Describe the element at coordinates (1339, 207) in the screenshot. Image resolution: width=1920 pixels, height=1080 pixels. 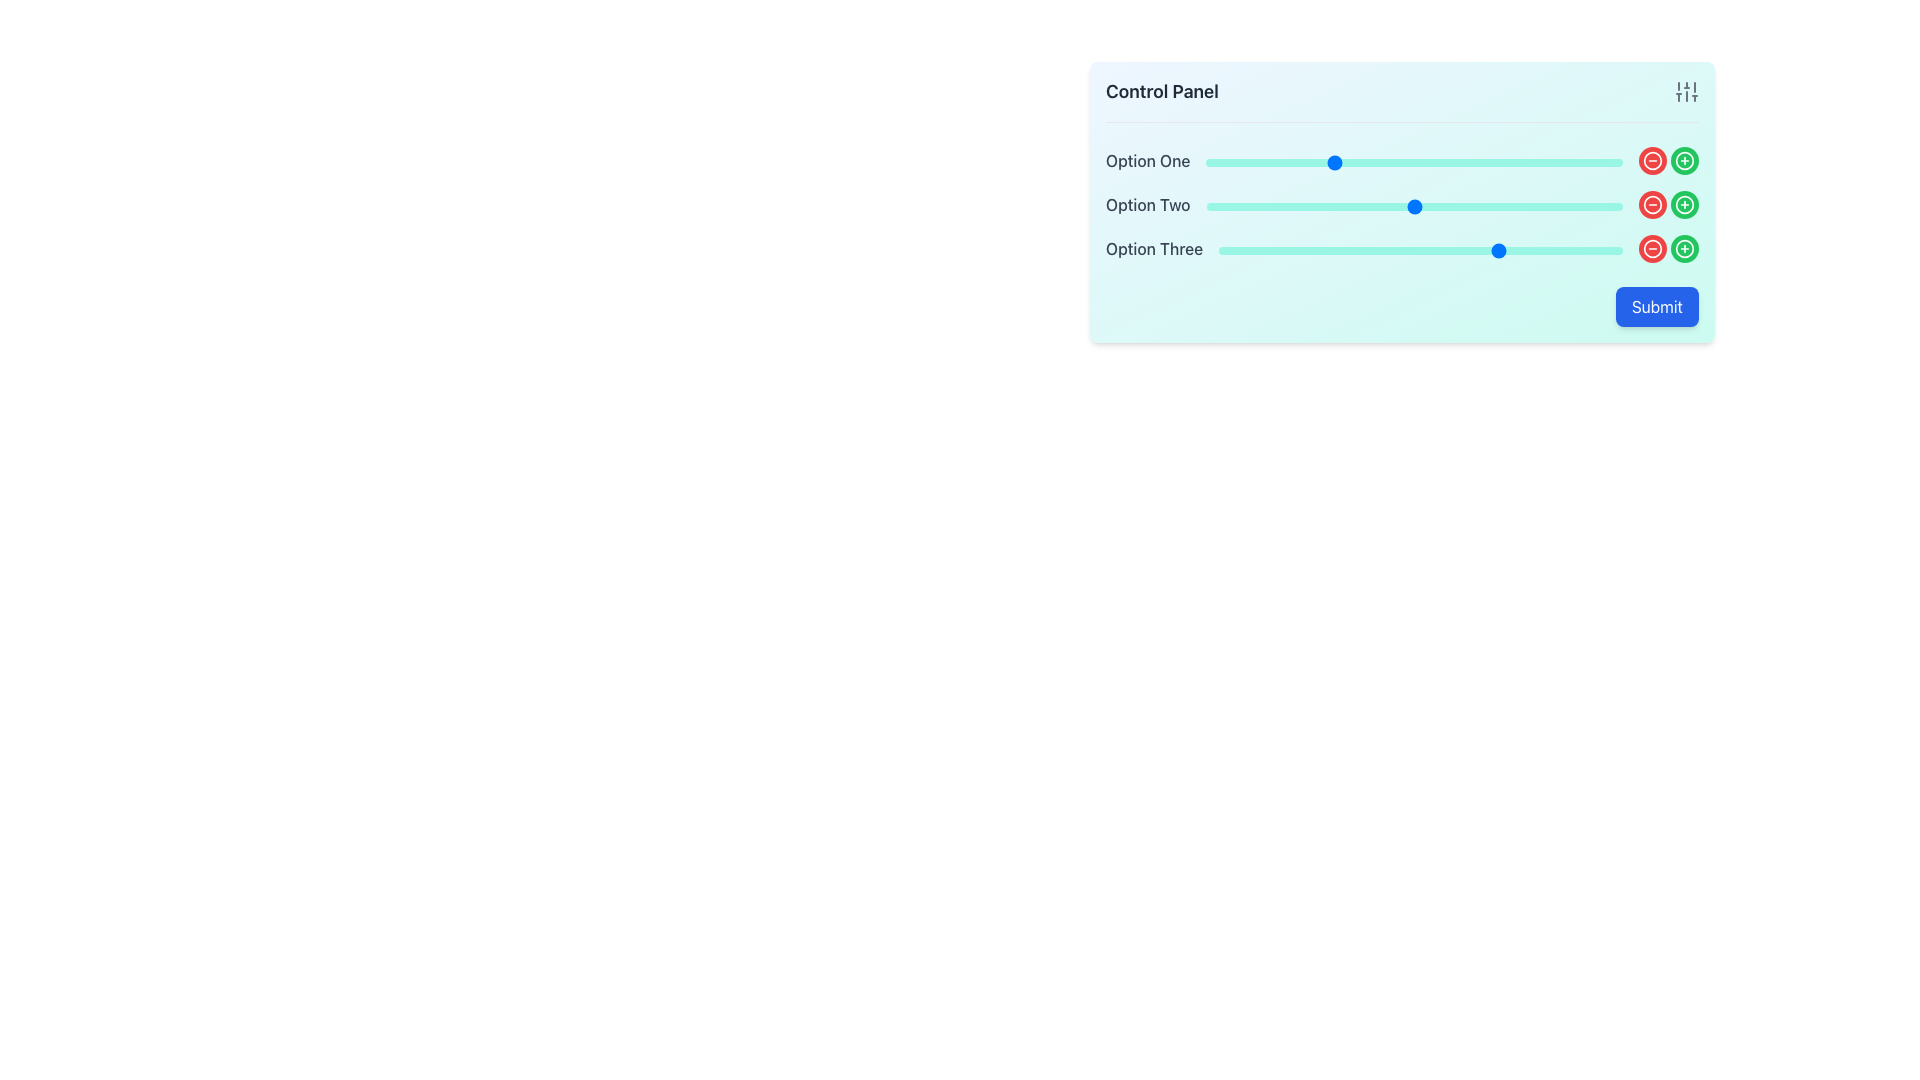
I see `the slider` at that location.